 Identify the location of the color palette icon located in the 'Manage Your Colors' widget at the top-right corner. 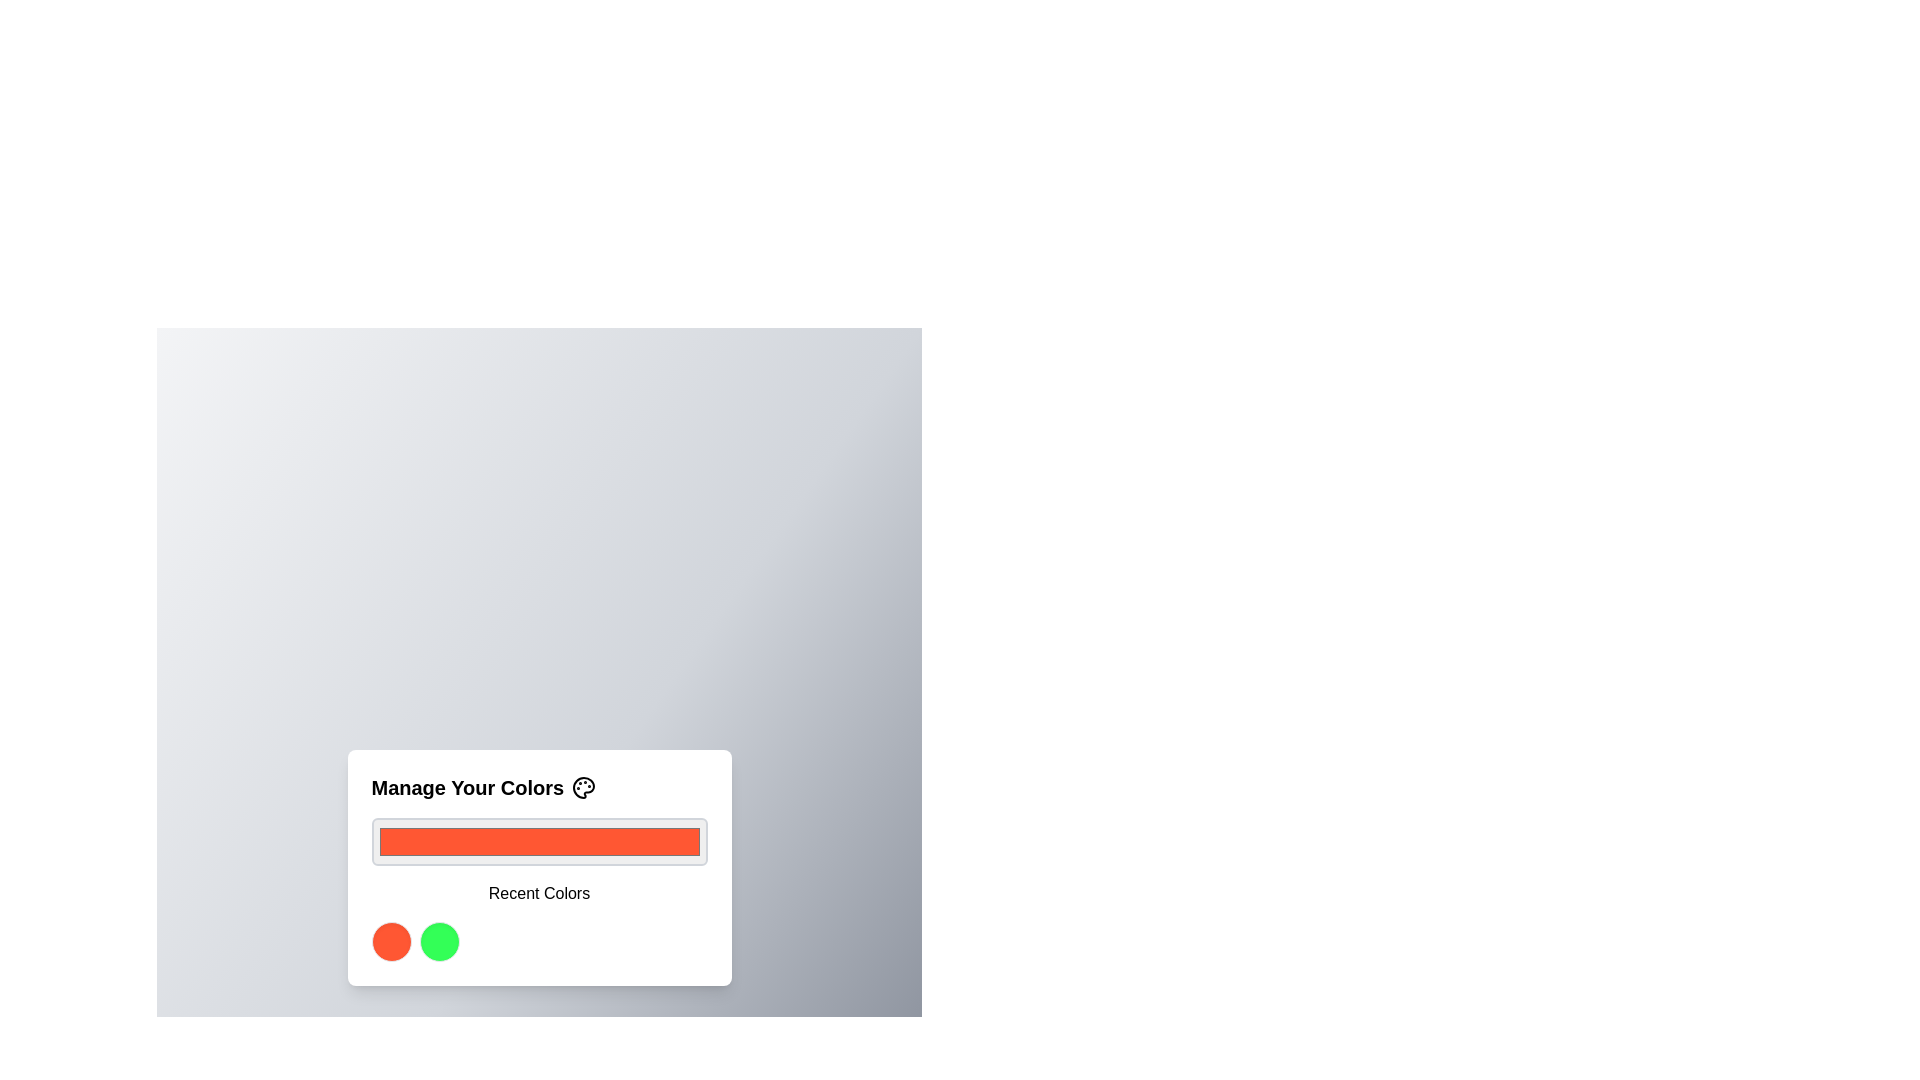
(583, 786).